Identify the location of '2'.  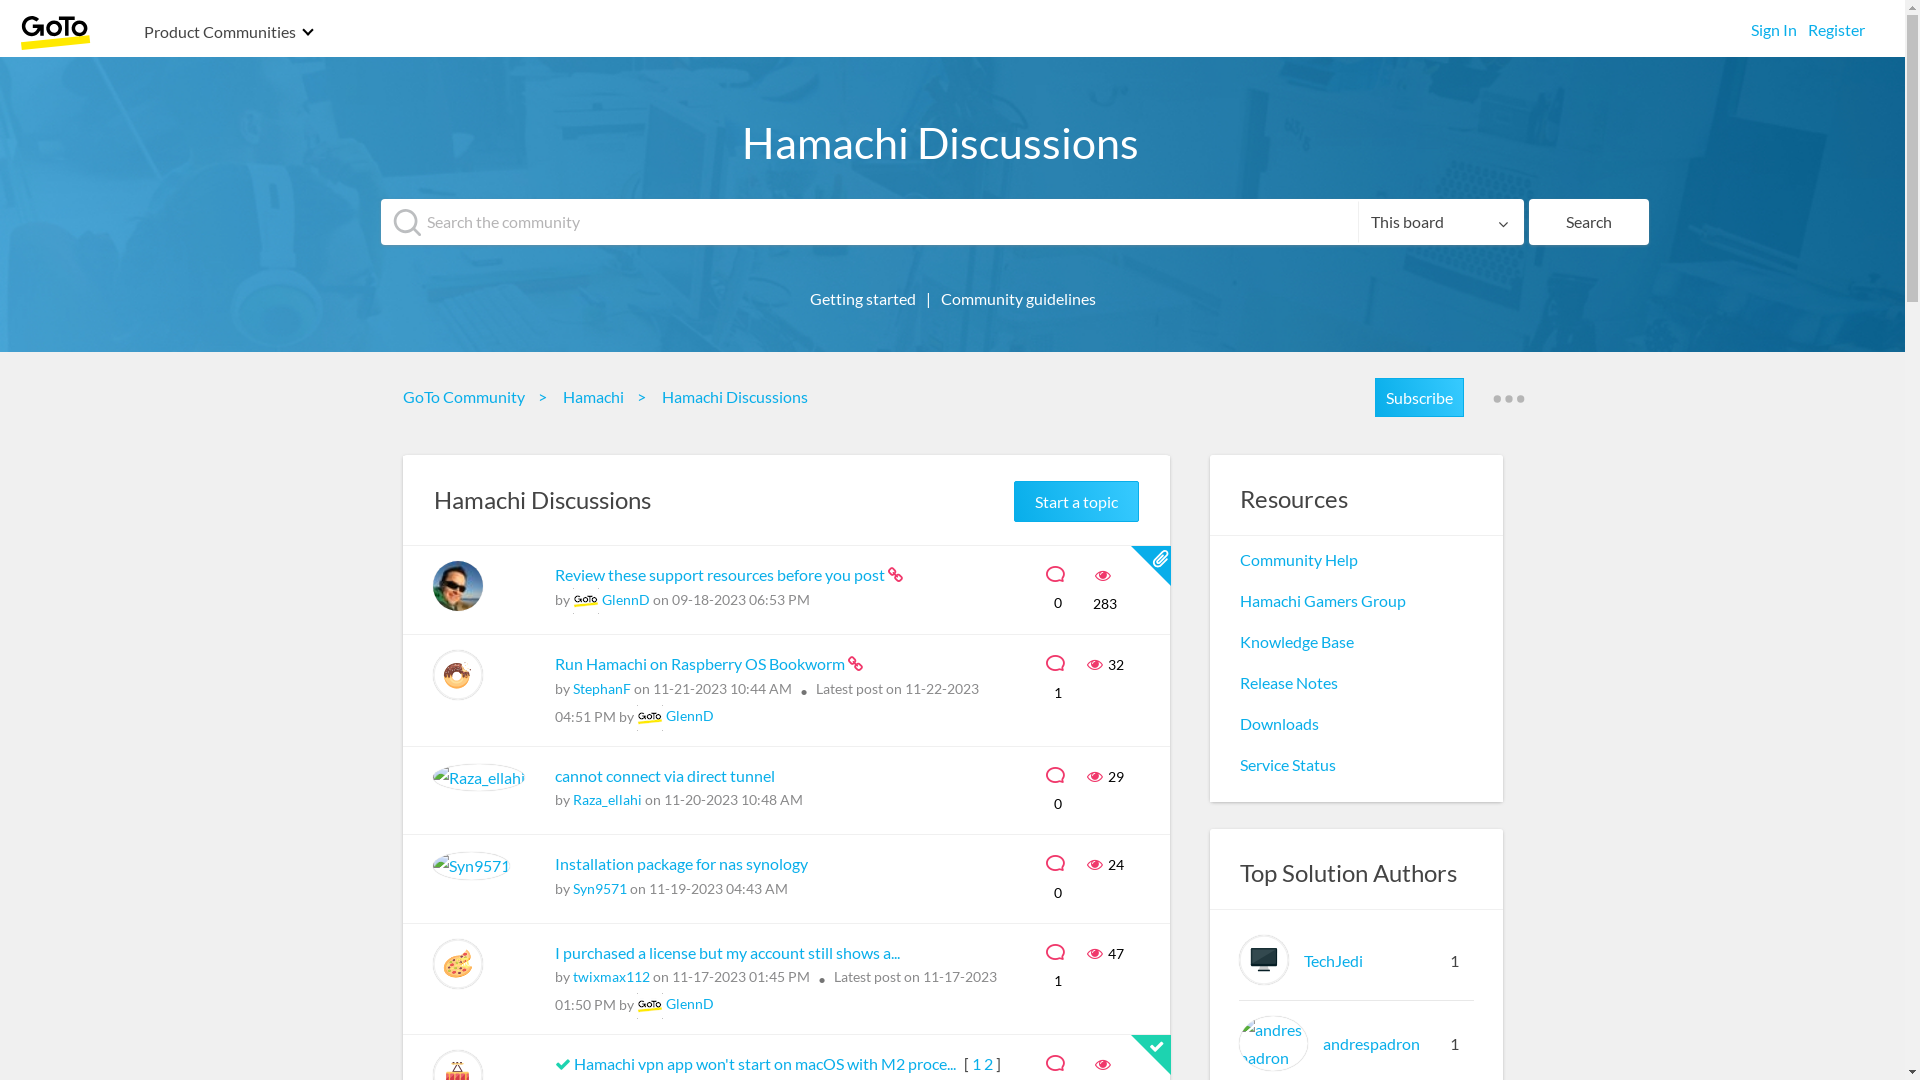
(988, 1062).